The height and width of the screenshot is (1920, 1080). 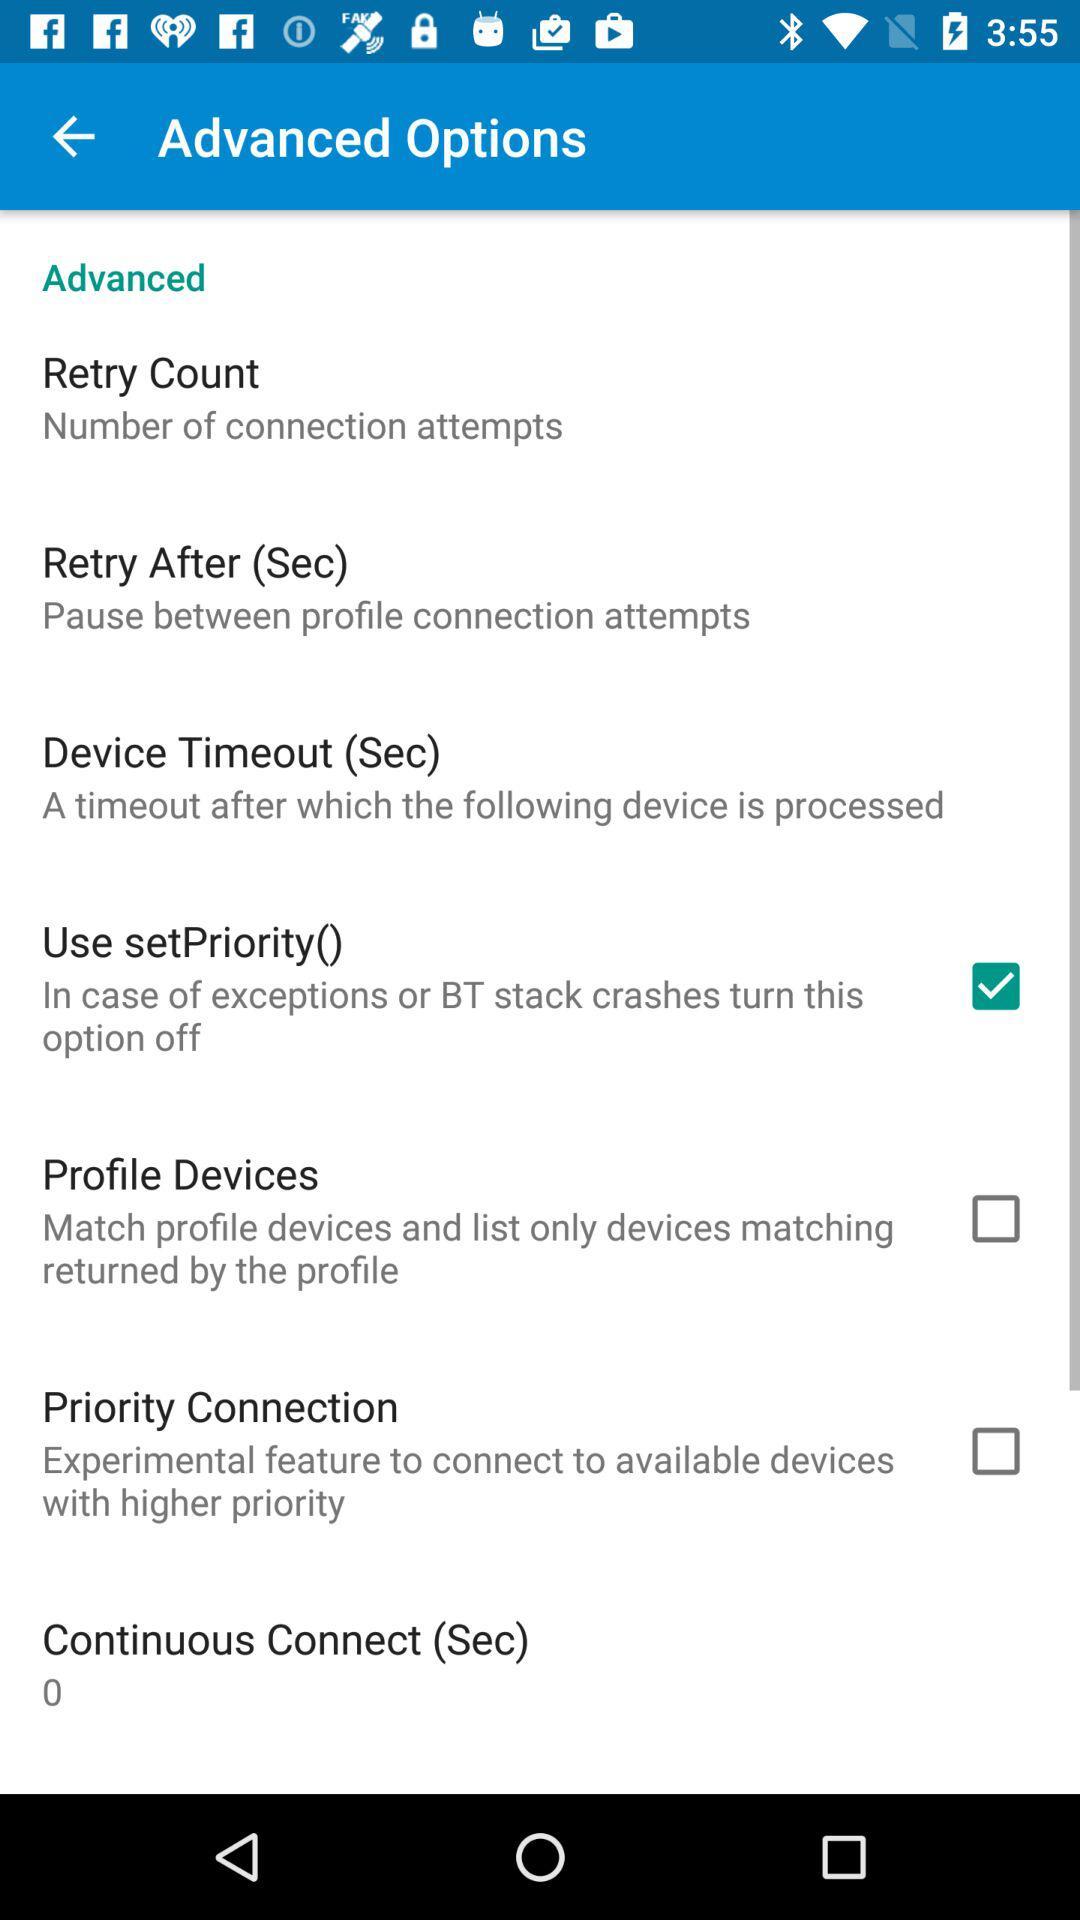 I want to click on item below the use setpriority() icon, so click(x=477, y=1015).